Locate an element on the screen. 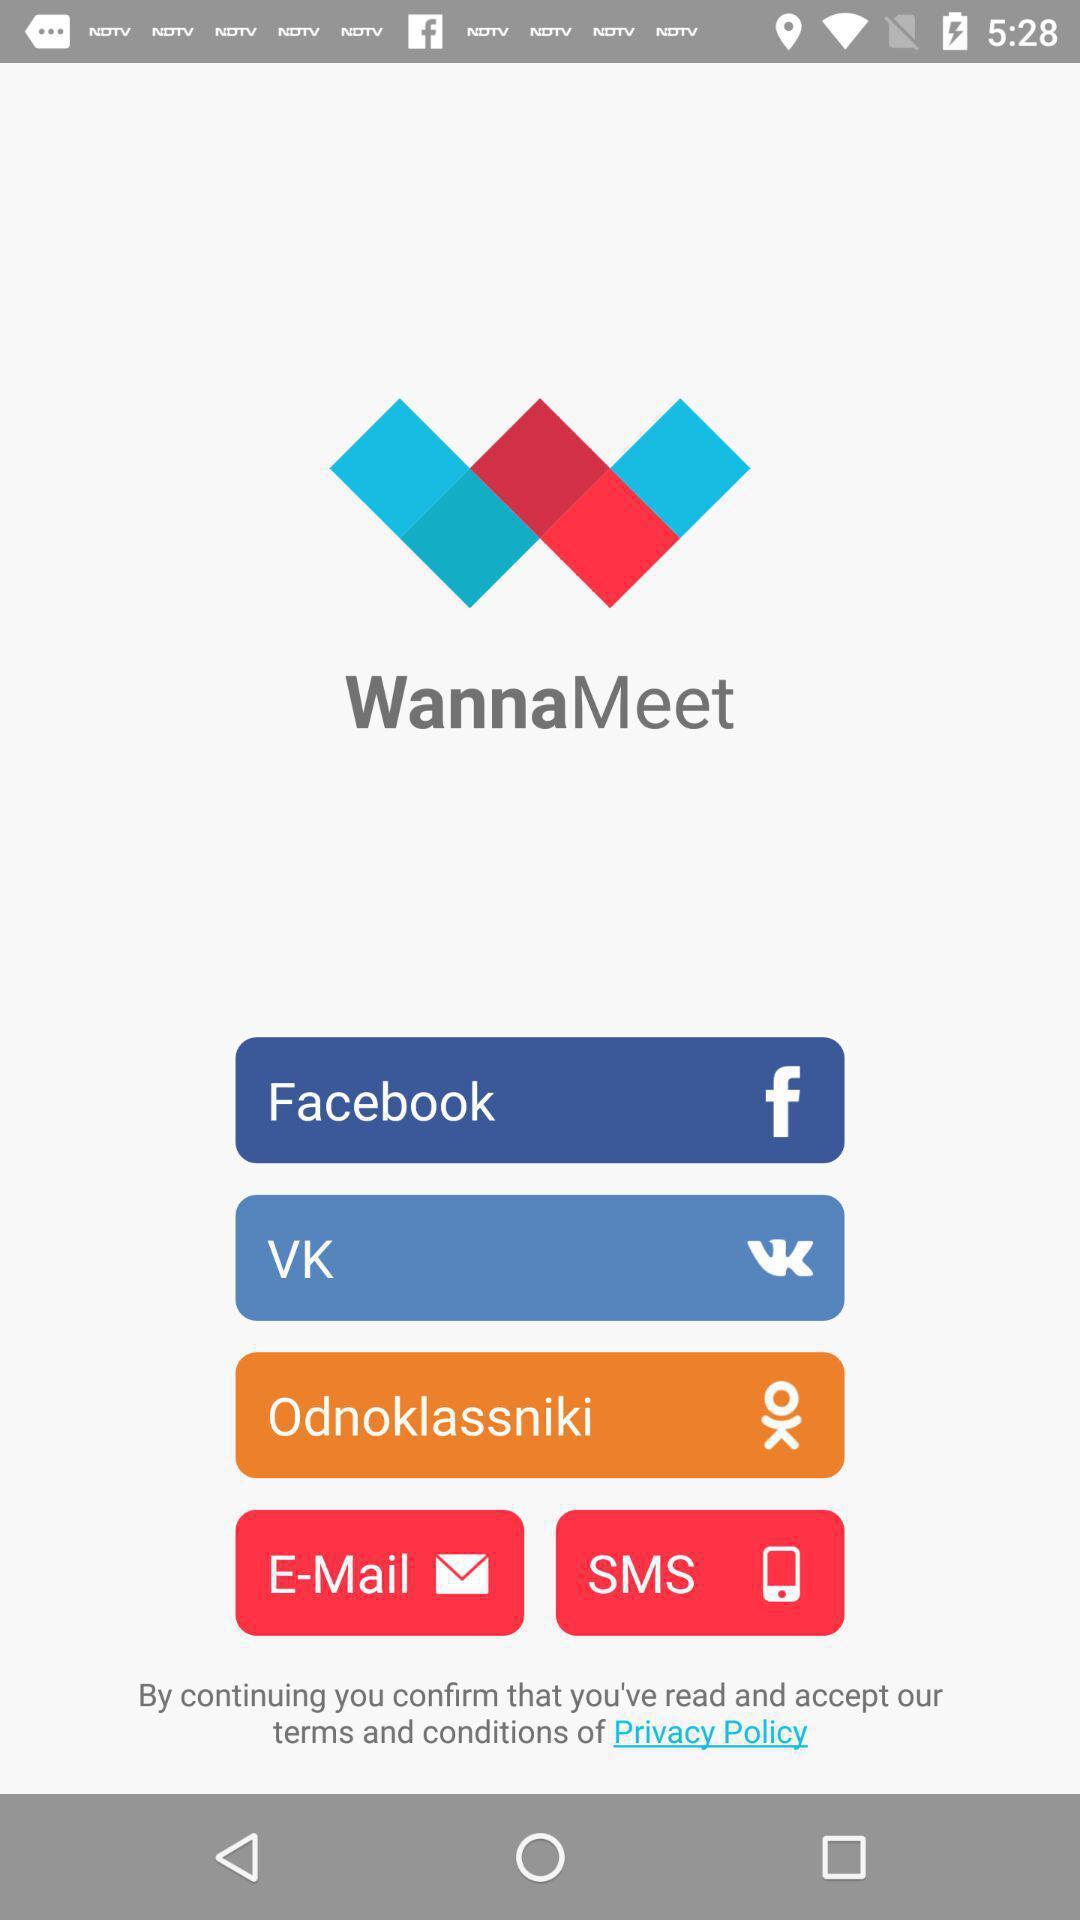 This screenshot has height=1920, width=1080. the item above by continuing you icon is located at coordinates (699, 1571).